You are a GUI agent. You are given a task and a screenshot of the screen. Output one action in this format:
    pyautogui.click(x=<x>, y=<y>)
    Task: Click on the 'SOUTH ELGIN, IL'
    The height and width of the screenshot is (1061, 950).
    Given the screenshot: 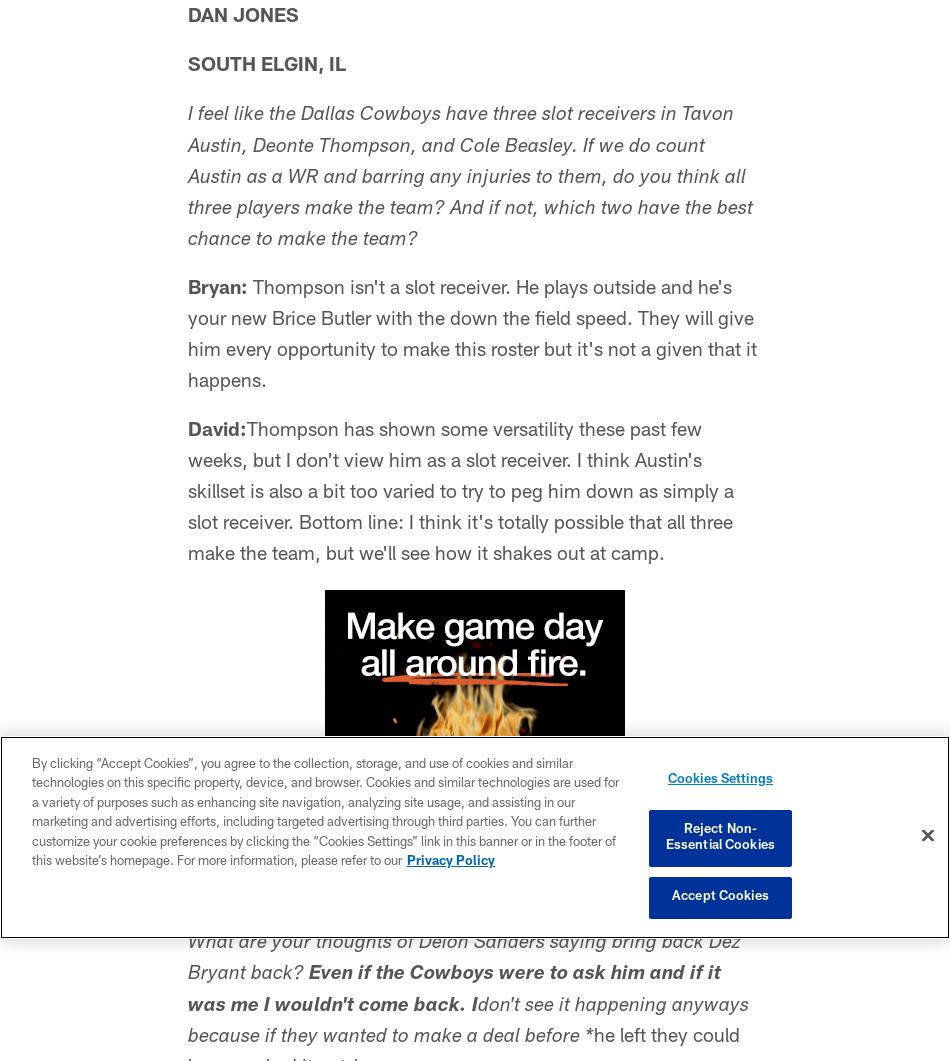 What is the action you would take?
    pyautogui.click(x=266, y=66)
    